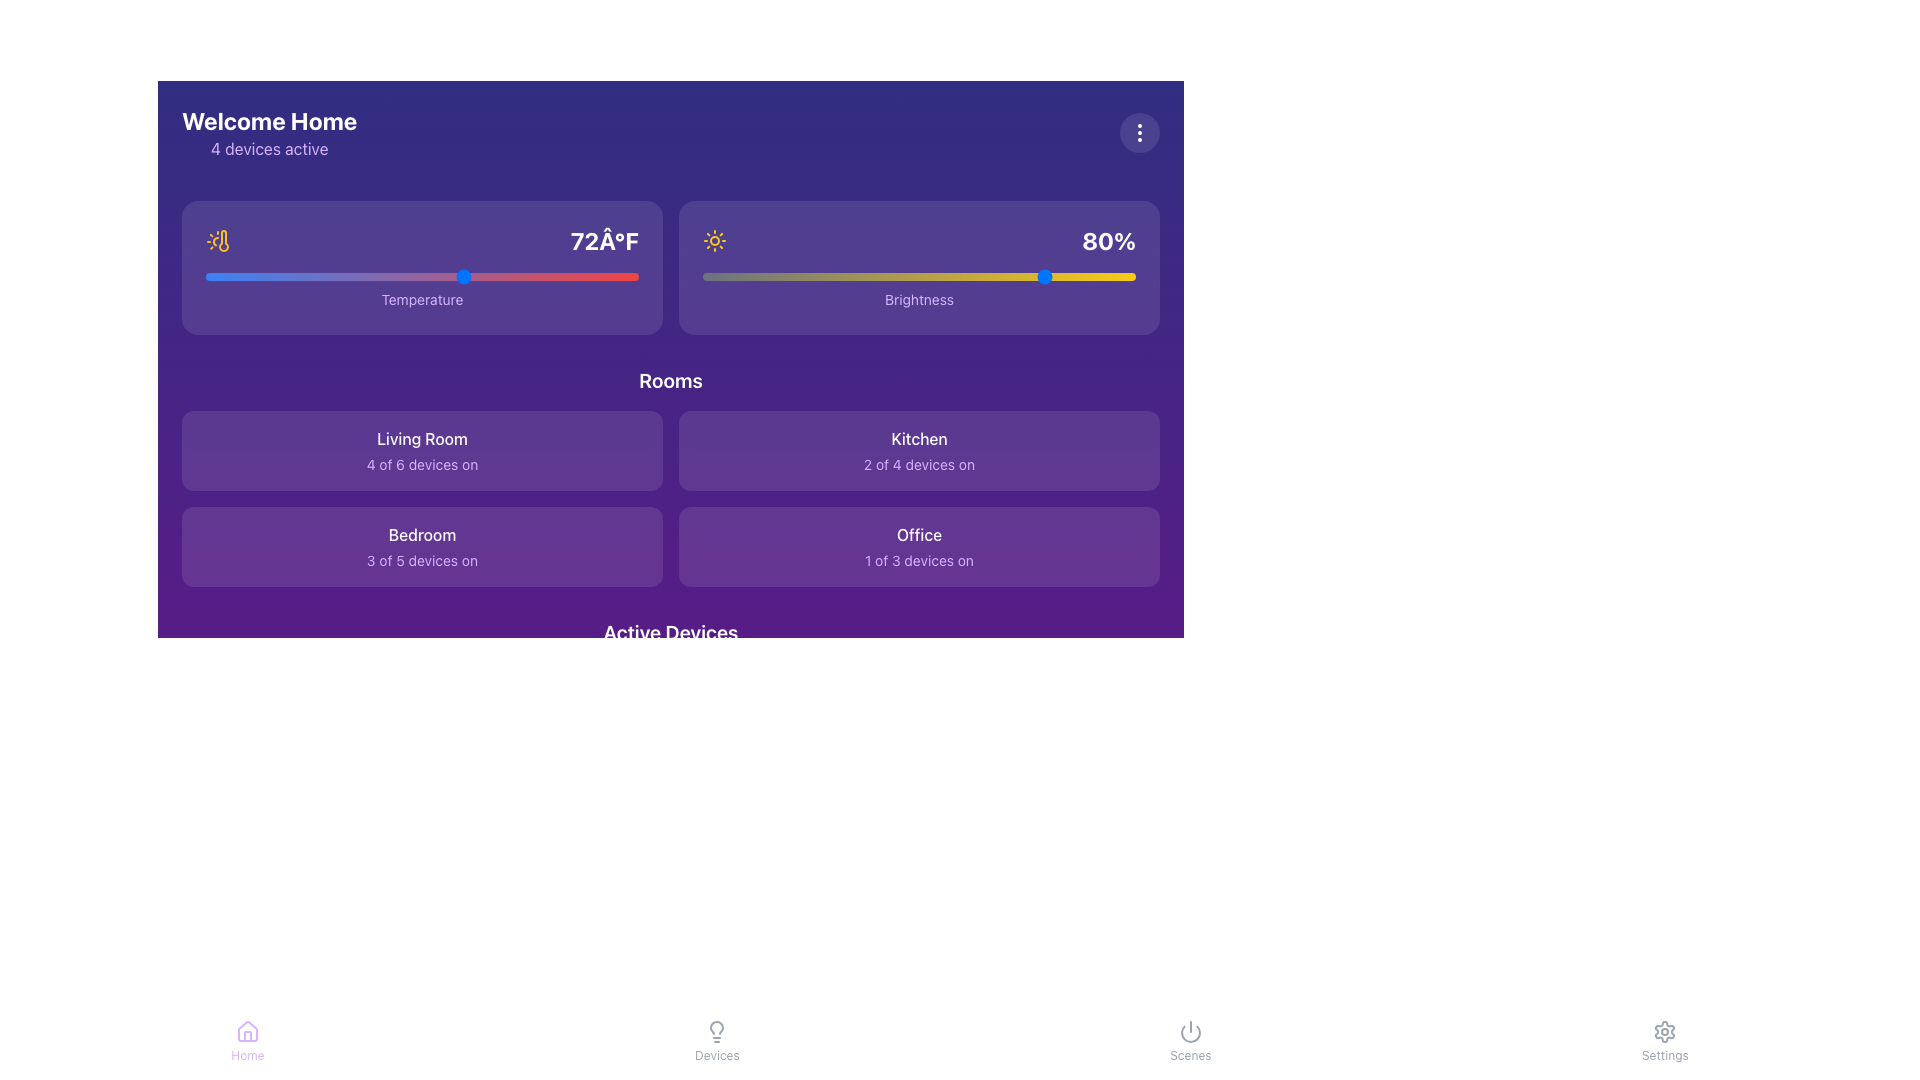 The width and height of the screenshot is (1920, 1080). What do you see at coordinates (1140, 132) in the screenshot?
I see `the vertical ellipsis icon in the top-right corner of the user interface` at bounding box center [1140, 132].